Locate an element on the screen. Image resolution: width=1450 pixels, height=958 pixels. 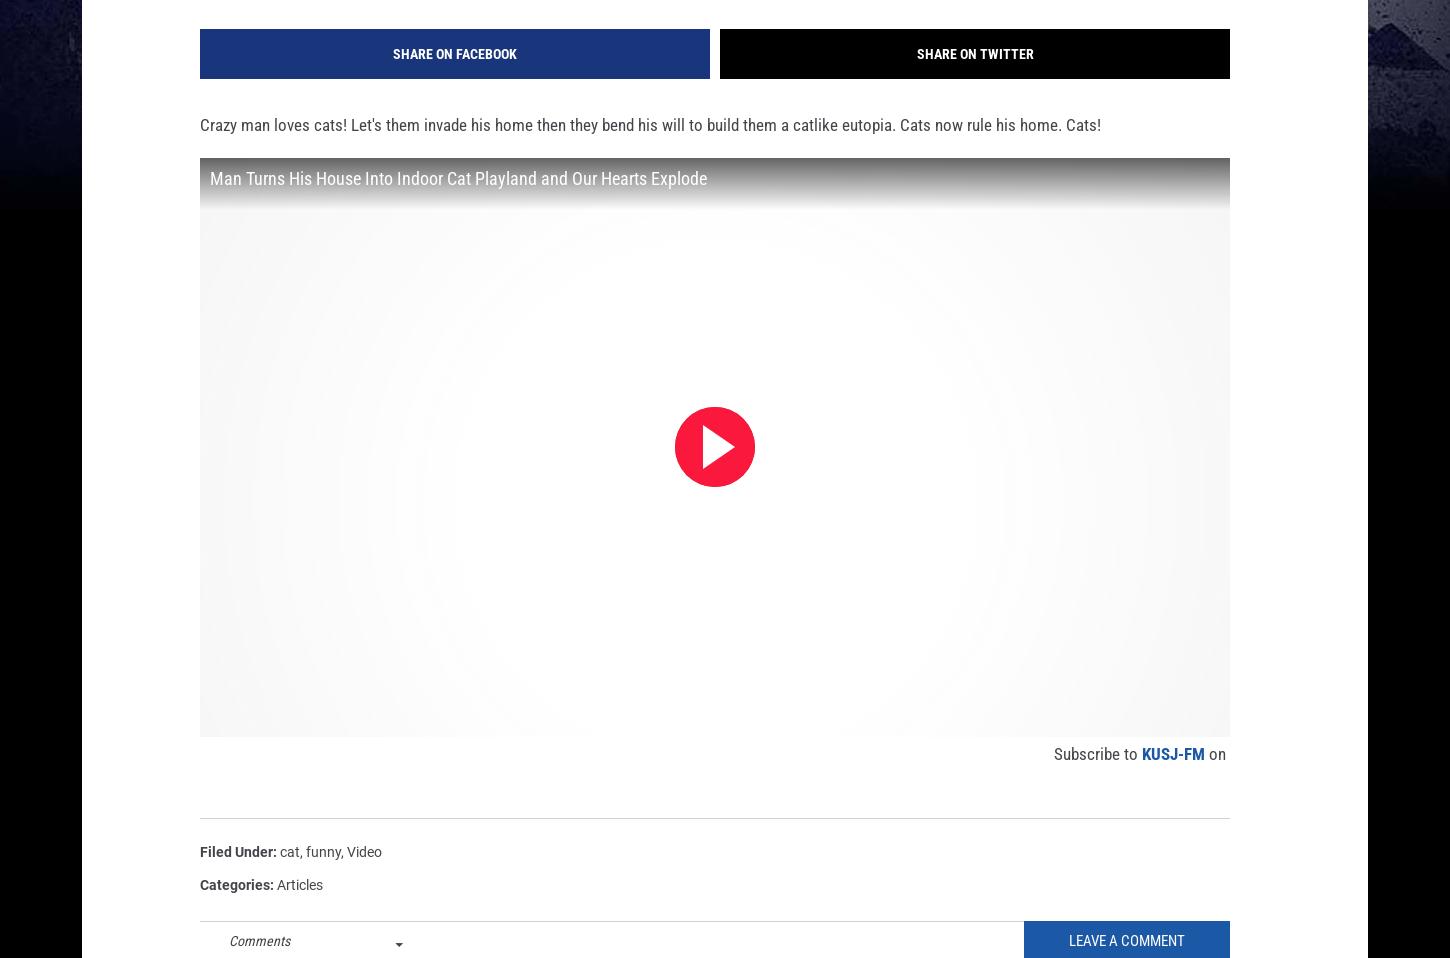
'Articles' is located at coordinates (300, 916).